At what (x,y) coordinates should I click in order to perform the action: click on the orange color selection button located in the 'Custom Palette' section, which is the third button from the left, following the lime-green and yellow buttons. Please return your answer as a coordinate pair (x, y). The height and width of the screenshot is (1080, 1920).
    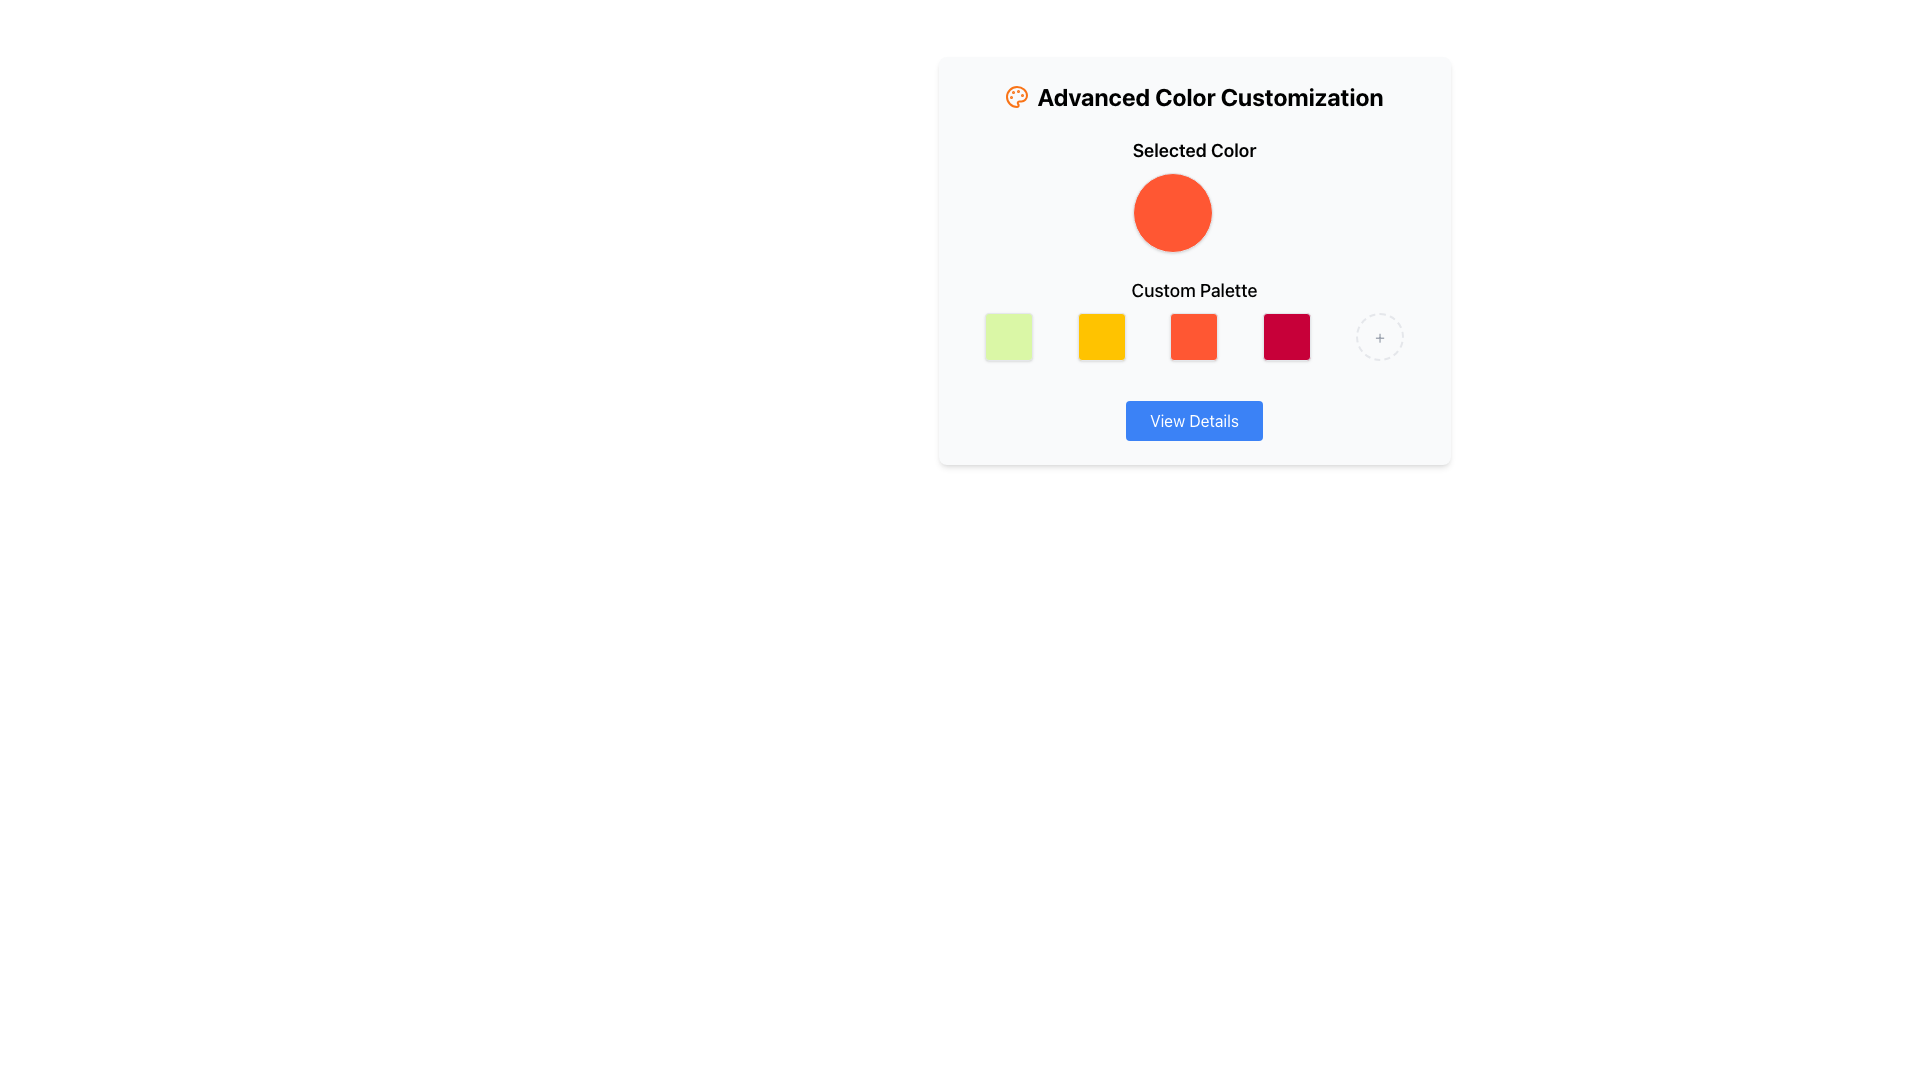
    Looking at the image, I should click on (1194, 335).